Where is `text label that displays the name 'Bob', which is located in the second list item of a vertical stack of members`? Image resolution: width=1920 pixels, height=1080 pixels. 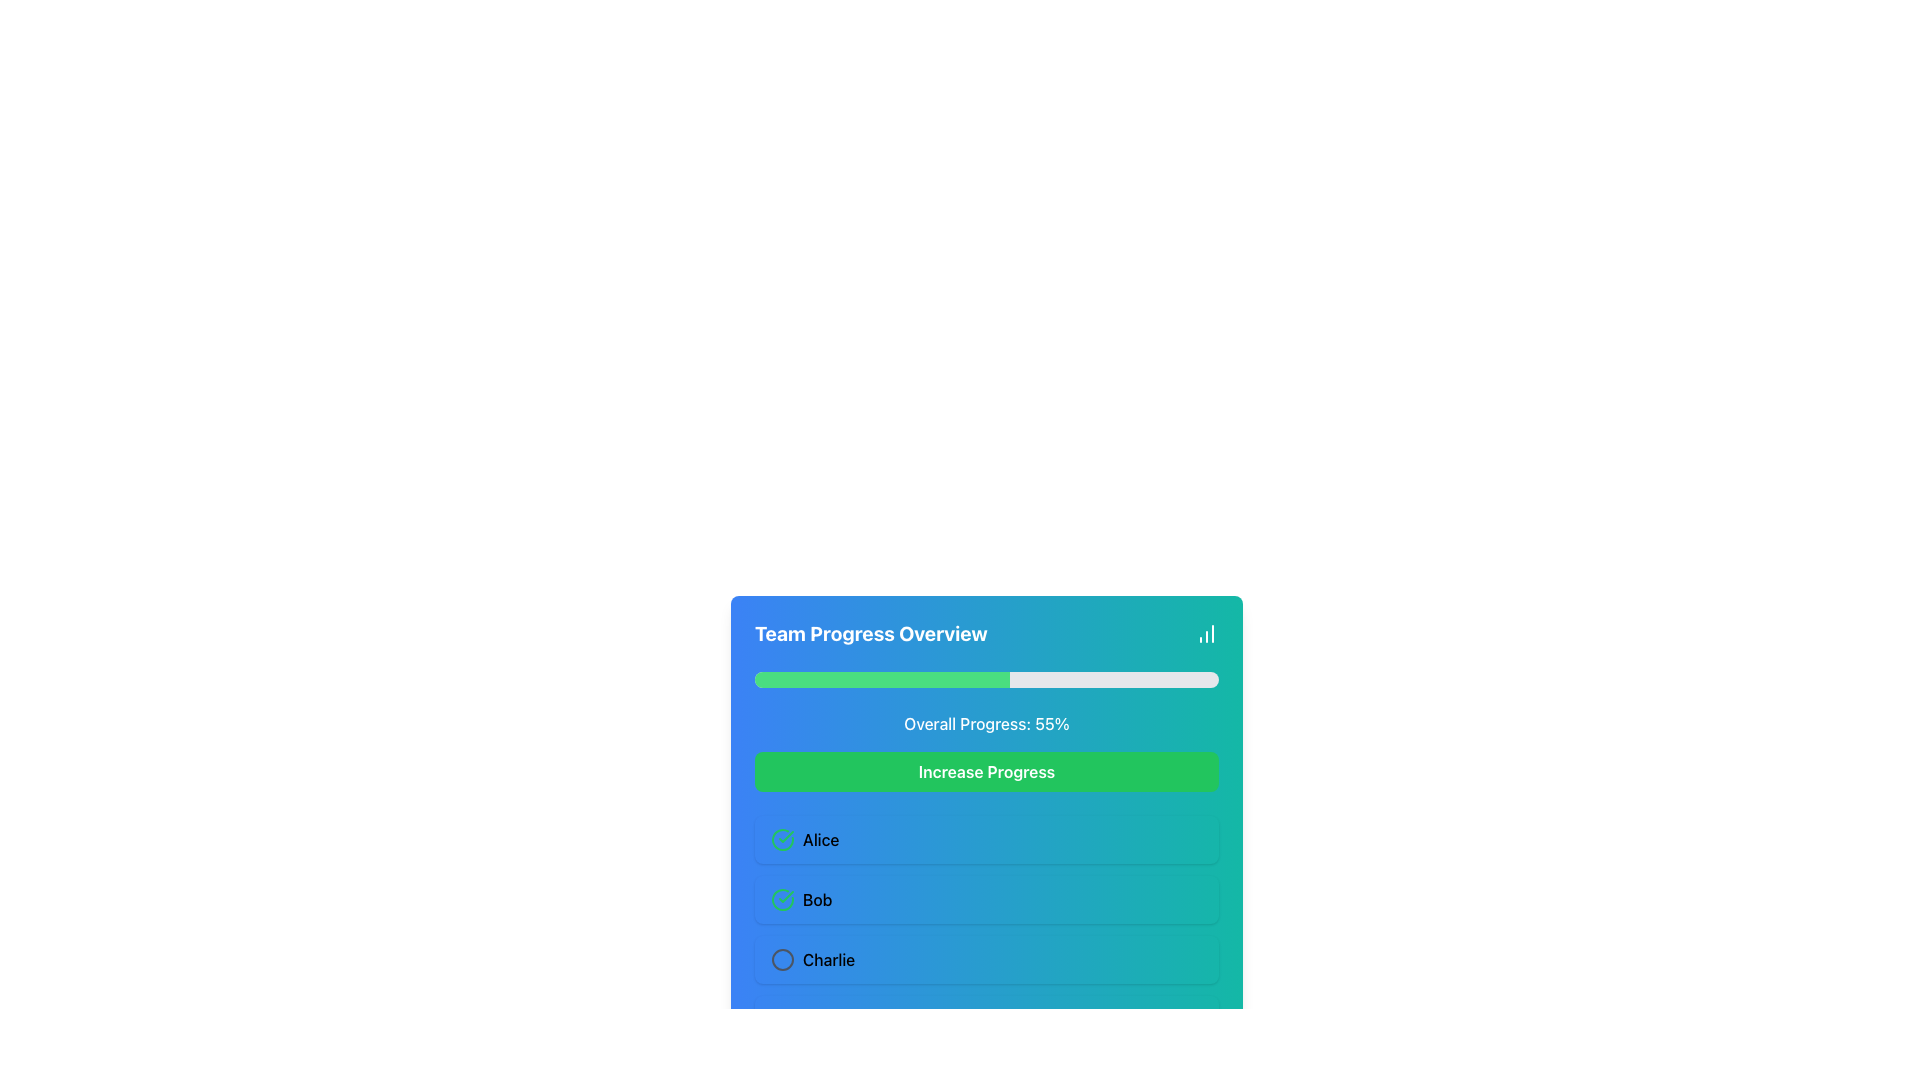 text label that displays the name 'Bob', which is located in the second list item of a vertical stack of members is located at coordinates (817, 898).